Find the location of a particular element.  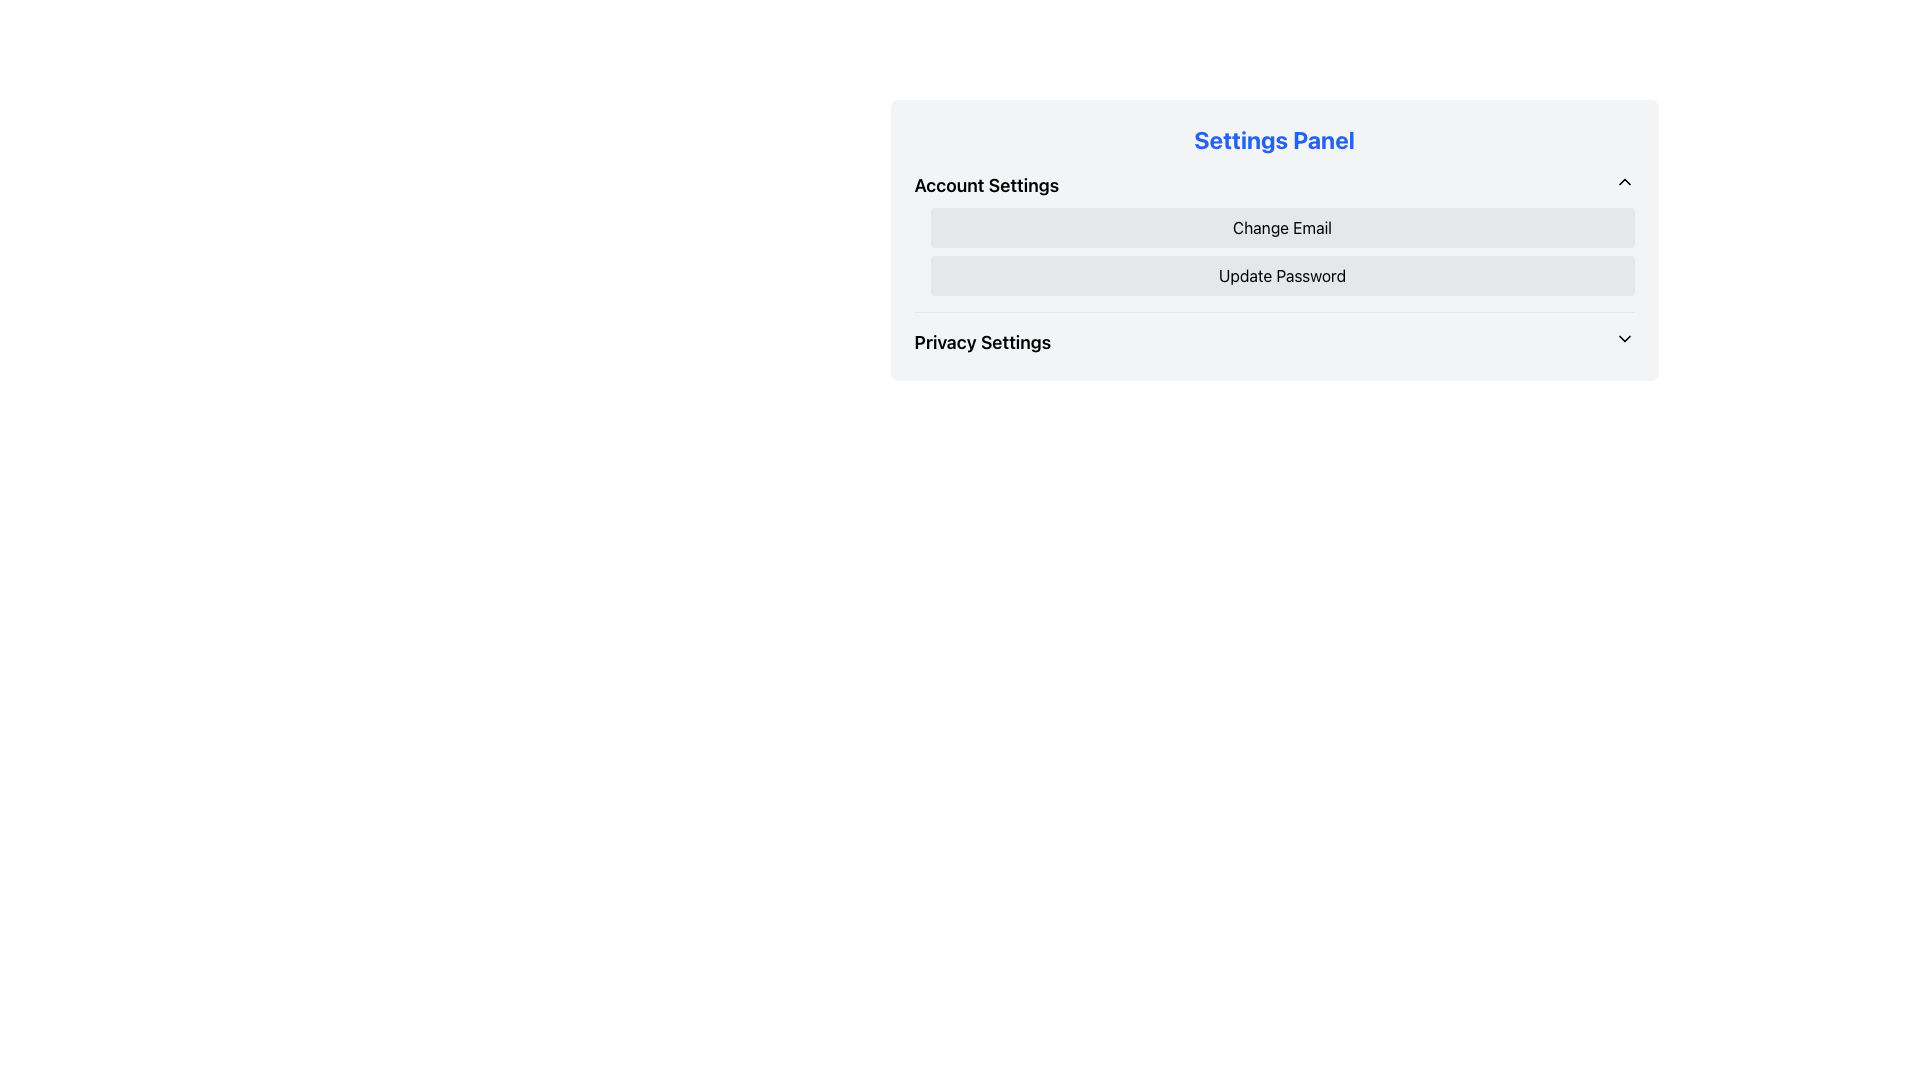

the small upward-pointing triangular icon located at the right end of the 'Account Settings' heading is located at coordinates (1624, 181).